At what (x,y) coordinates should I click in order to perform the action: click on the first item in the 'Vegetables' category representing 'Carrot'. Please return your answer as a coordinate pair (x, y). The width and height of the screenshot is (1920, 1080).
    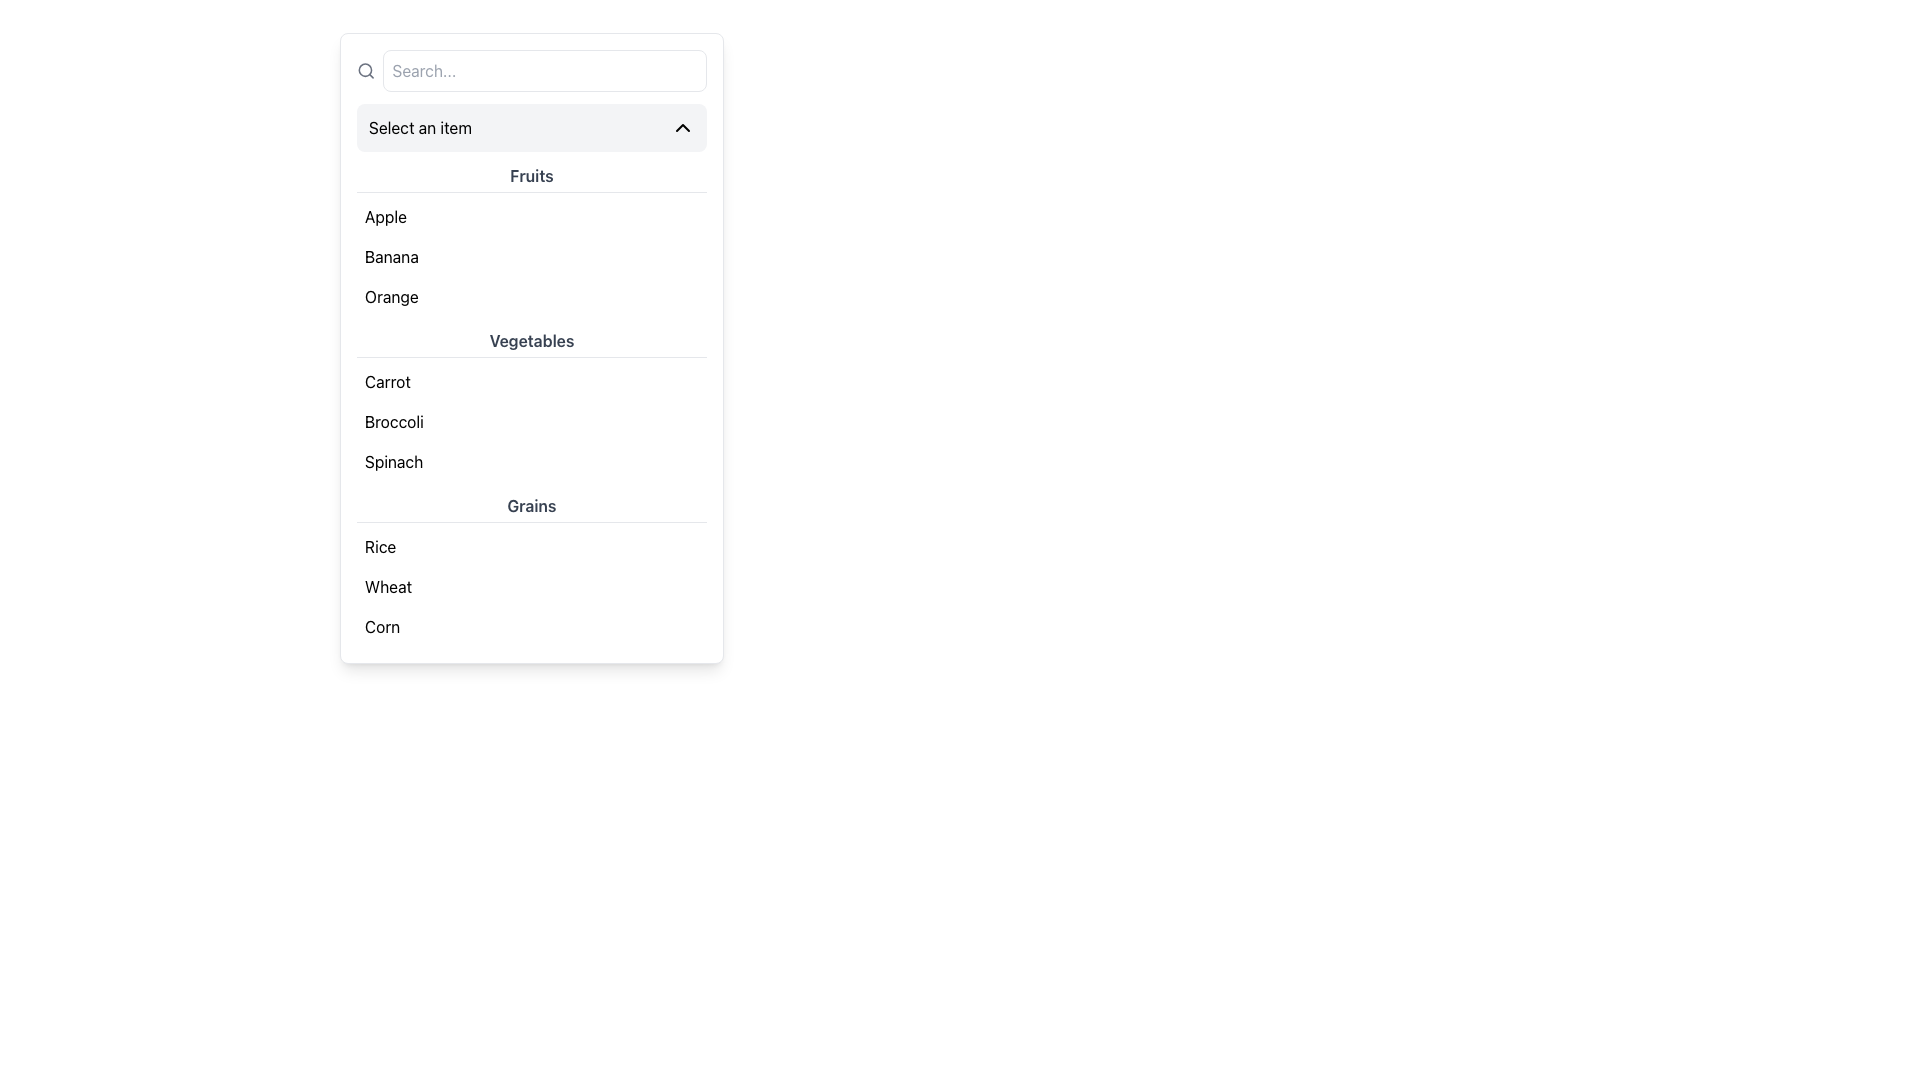
    Looking at the image, I should click on (532, 381).